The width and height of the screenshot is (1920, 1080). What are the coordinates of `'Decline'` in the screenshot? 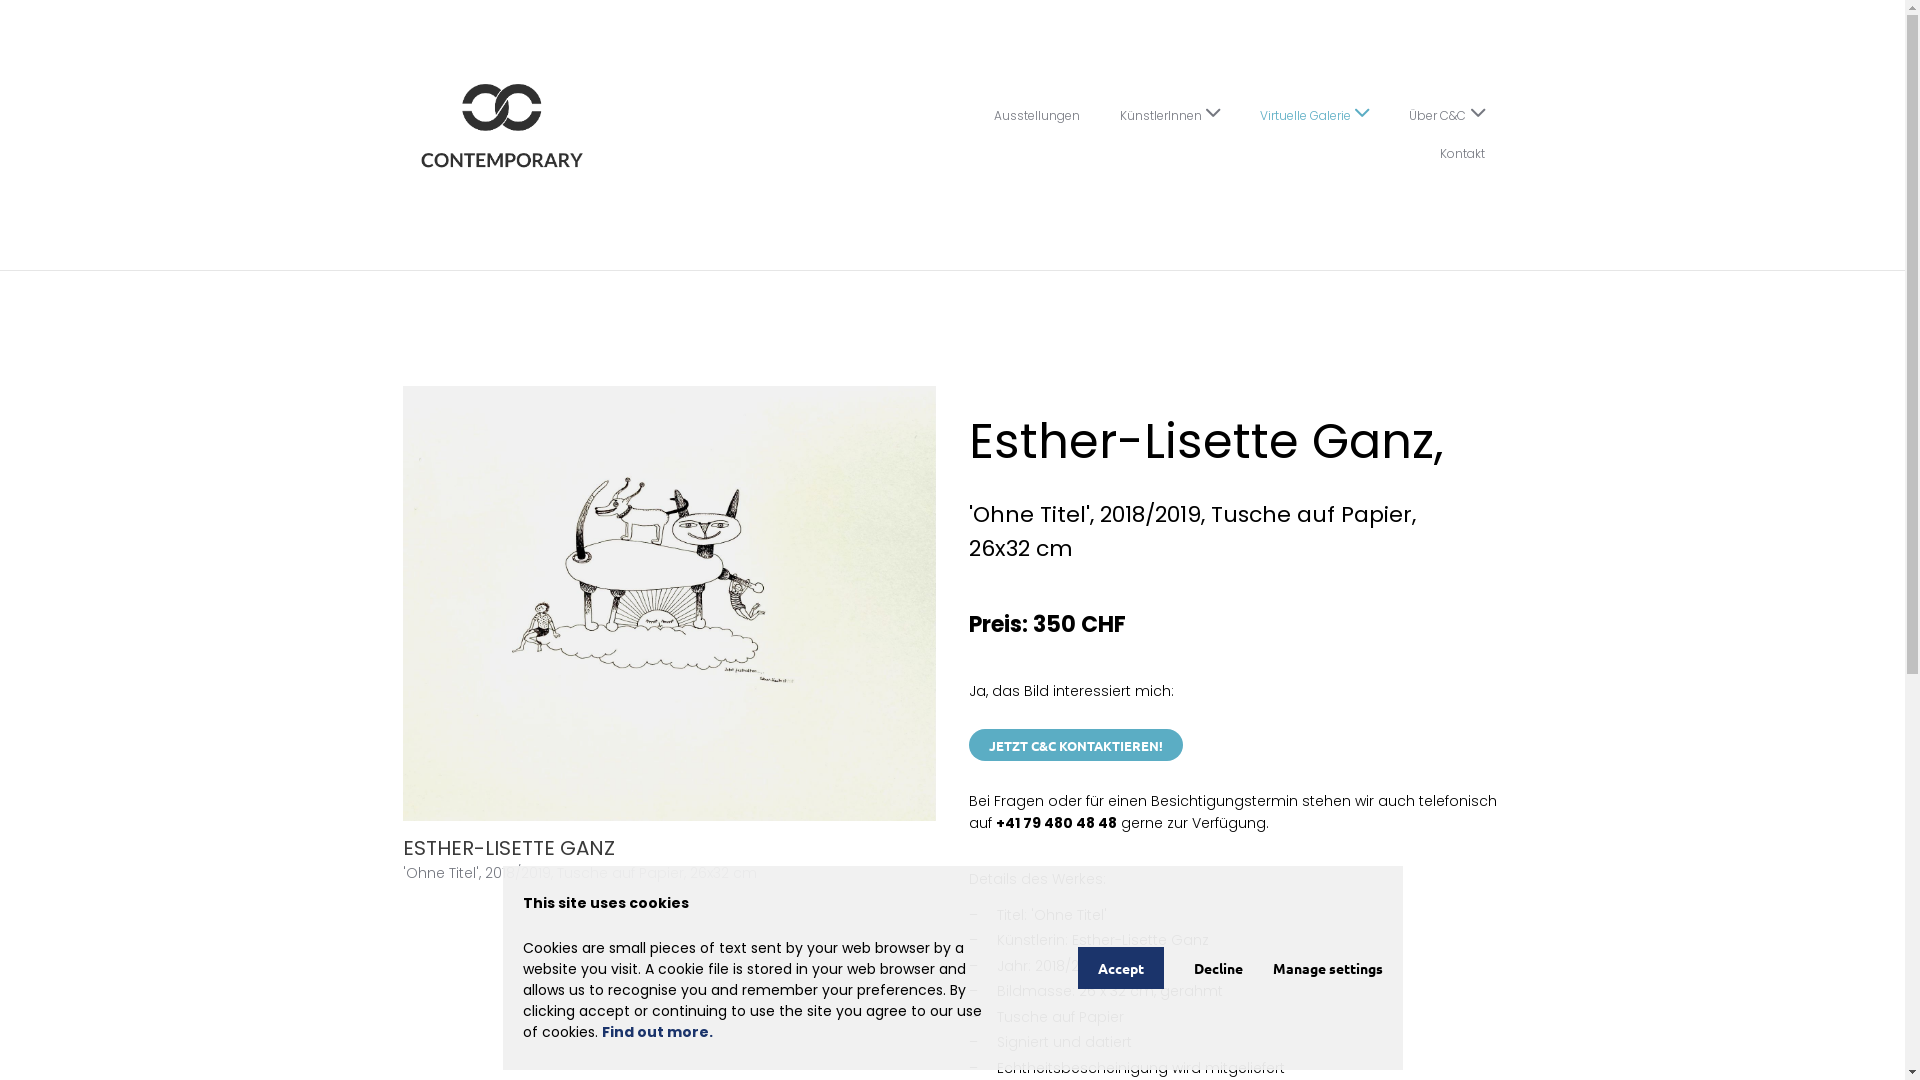 It's located at (1217, 967).